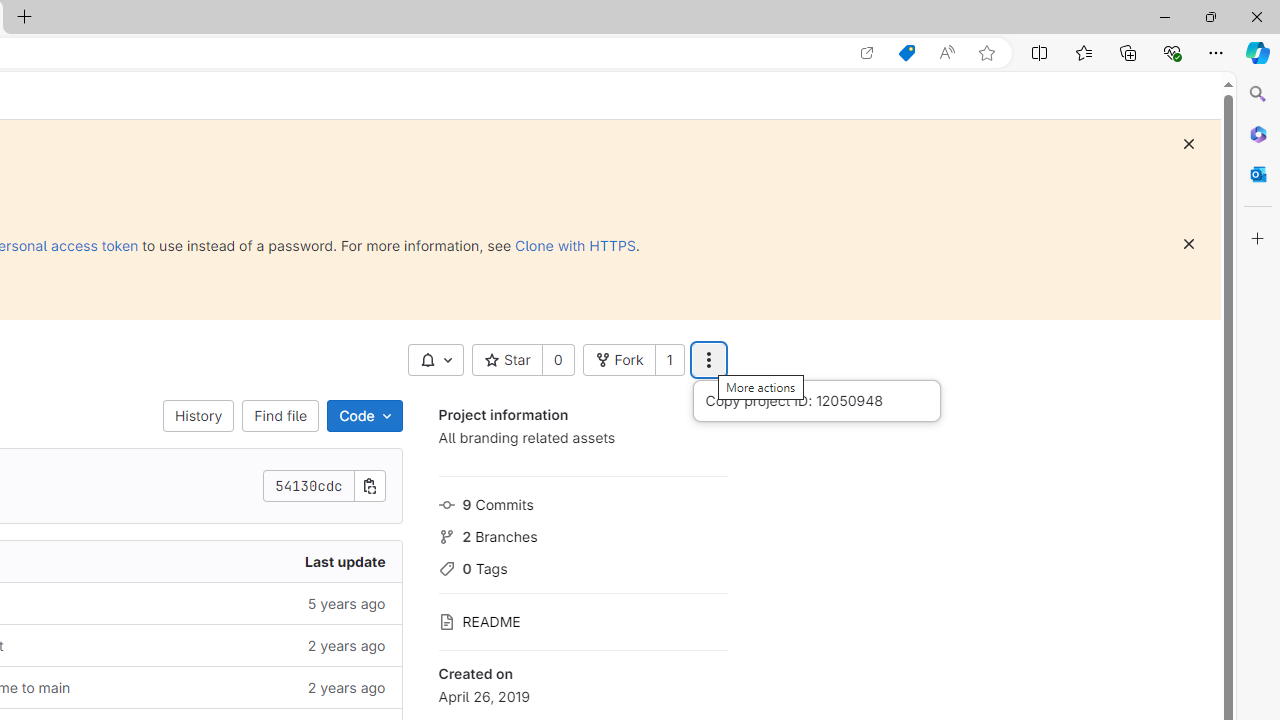 The width and height of the screenshot is (1280, 720). I want to click on 'History', so click(199, 415).